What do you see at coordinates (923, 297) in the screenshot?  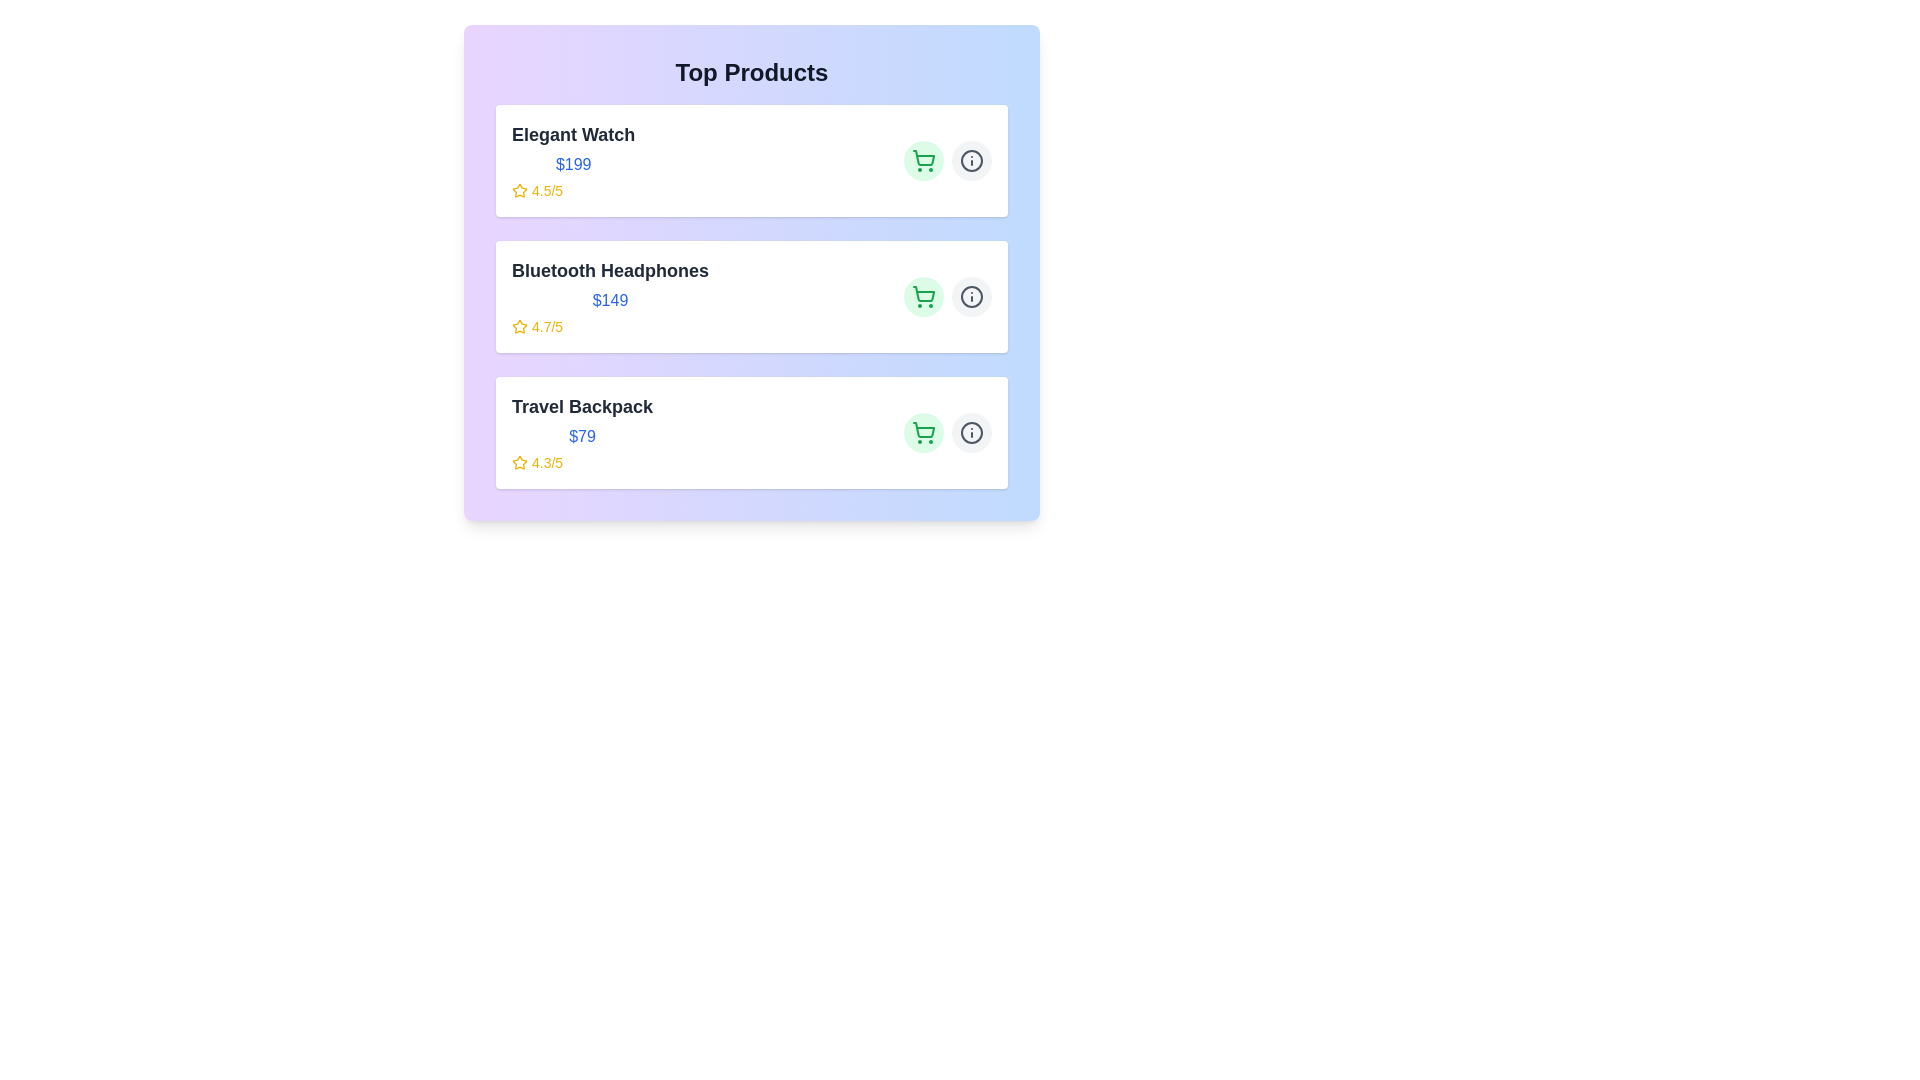 I see `'Add to Cart' button for the item 'Bluetooth Headphones'` at bounding box center [923, 297].